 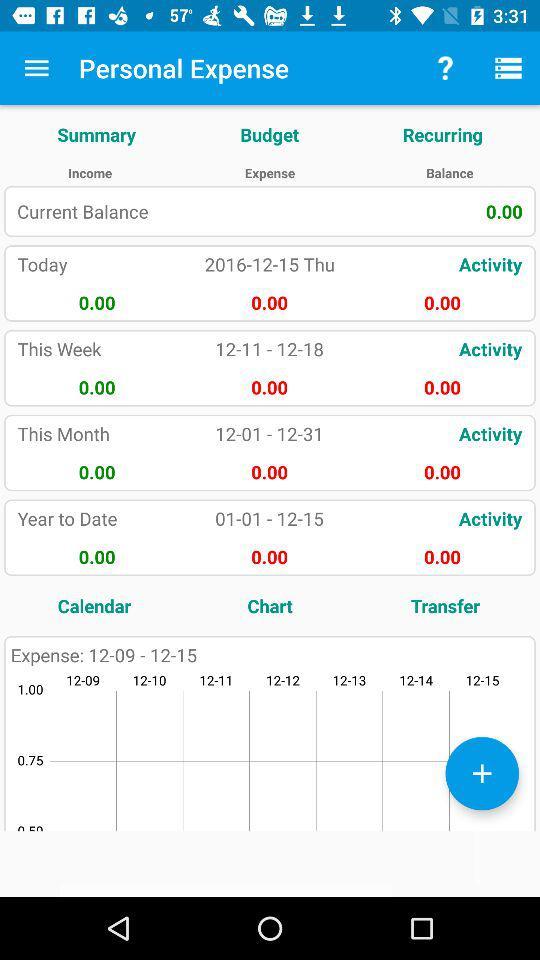 I want to click on item to the left of the recurring, so click(x=269, y=133).